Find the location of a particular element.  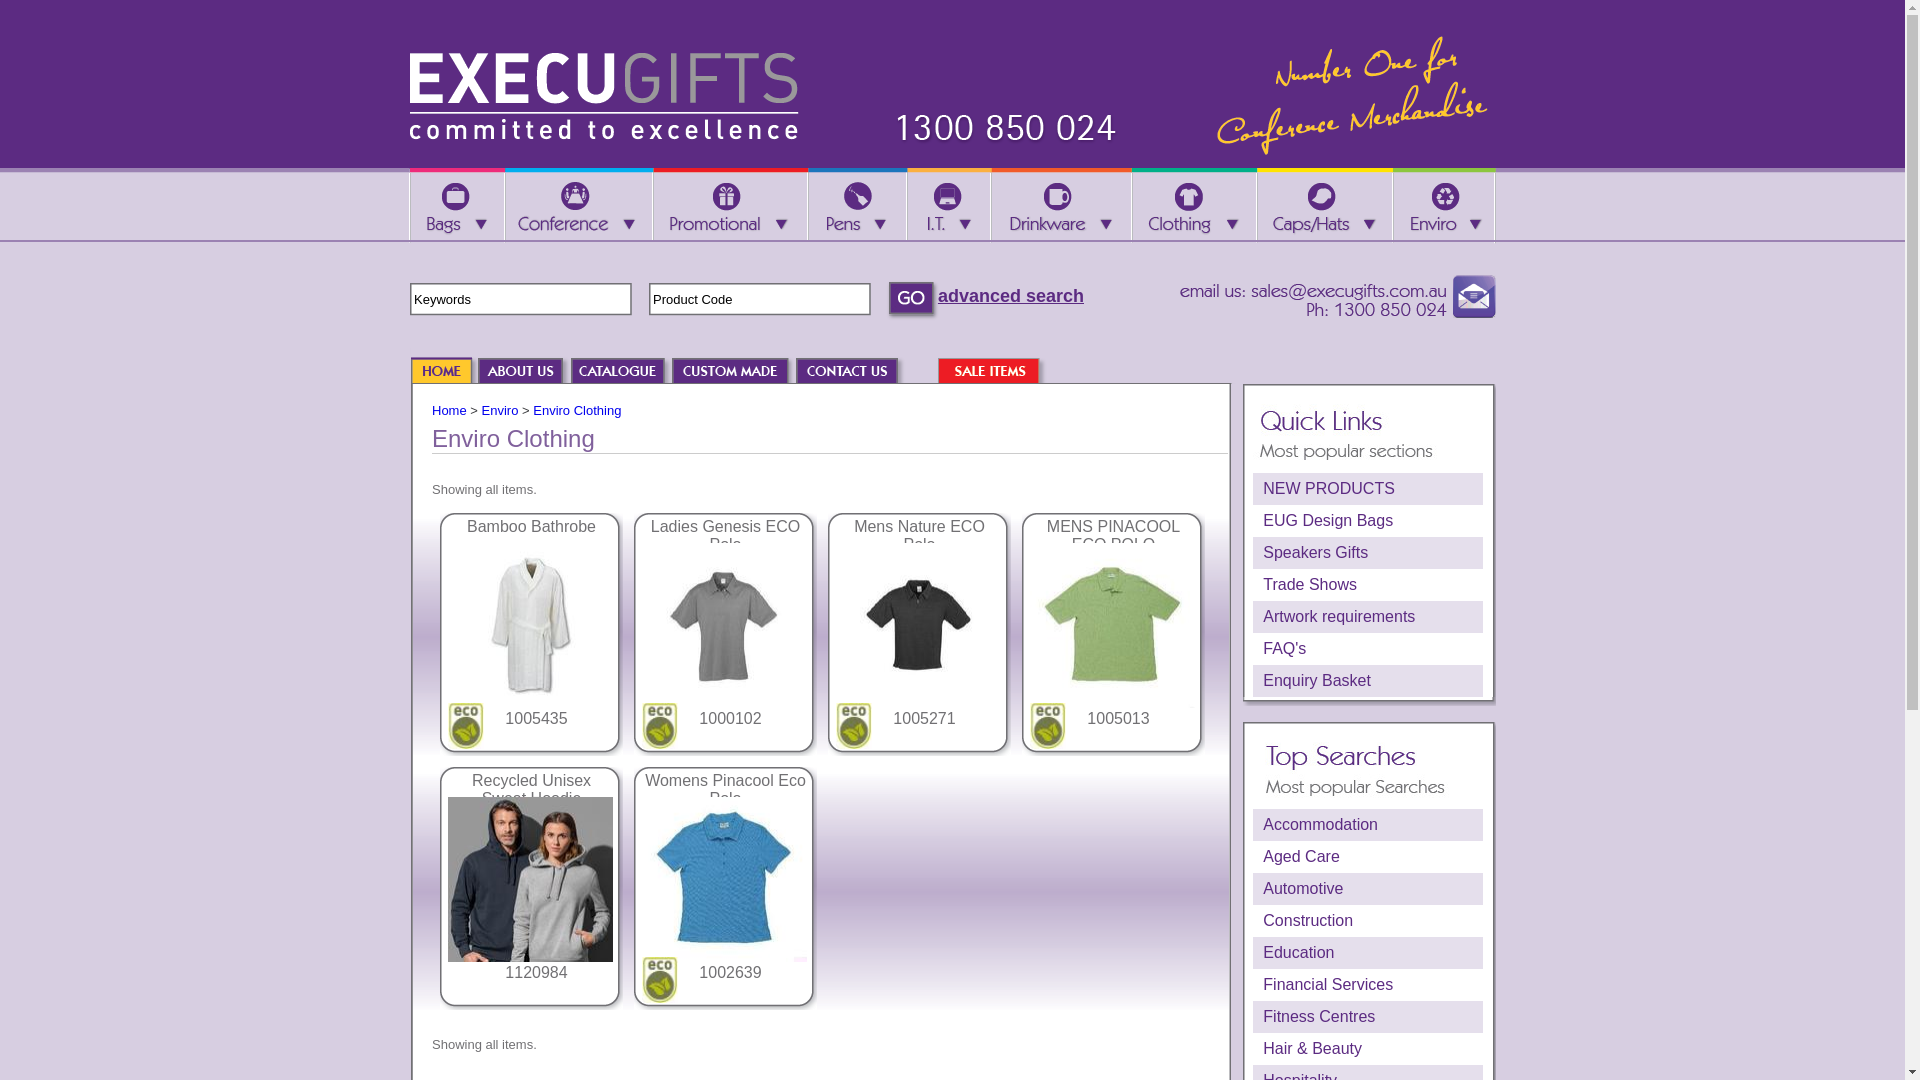

'Drinkware' is located at coordinates (1059, 205).